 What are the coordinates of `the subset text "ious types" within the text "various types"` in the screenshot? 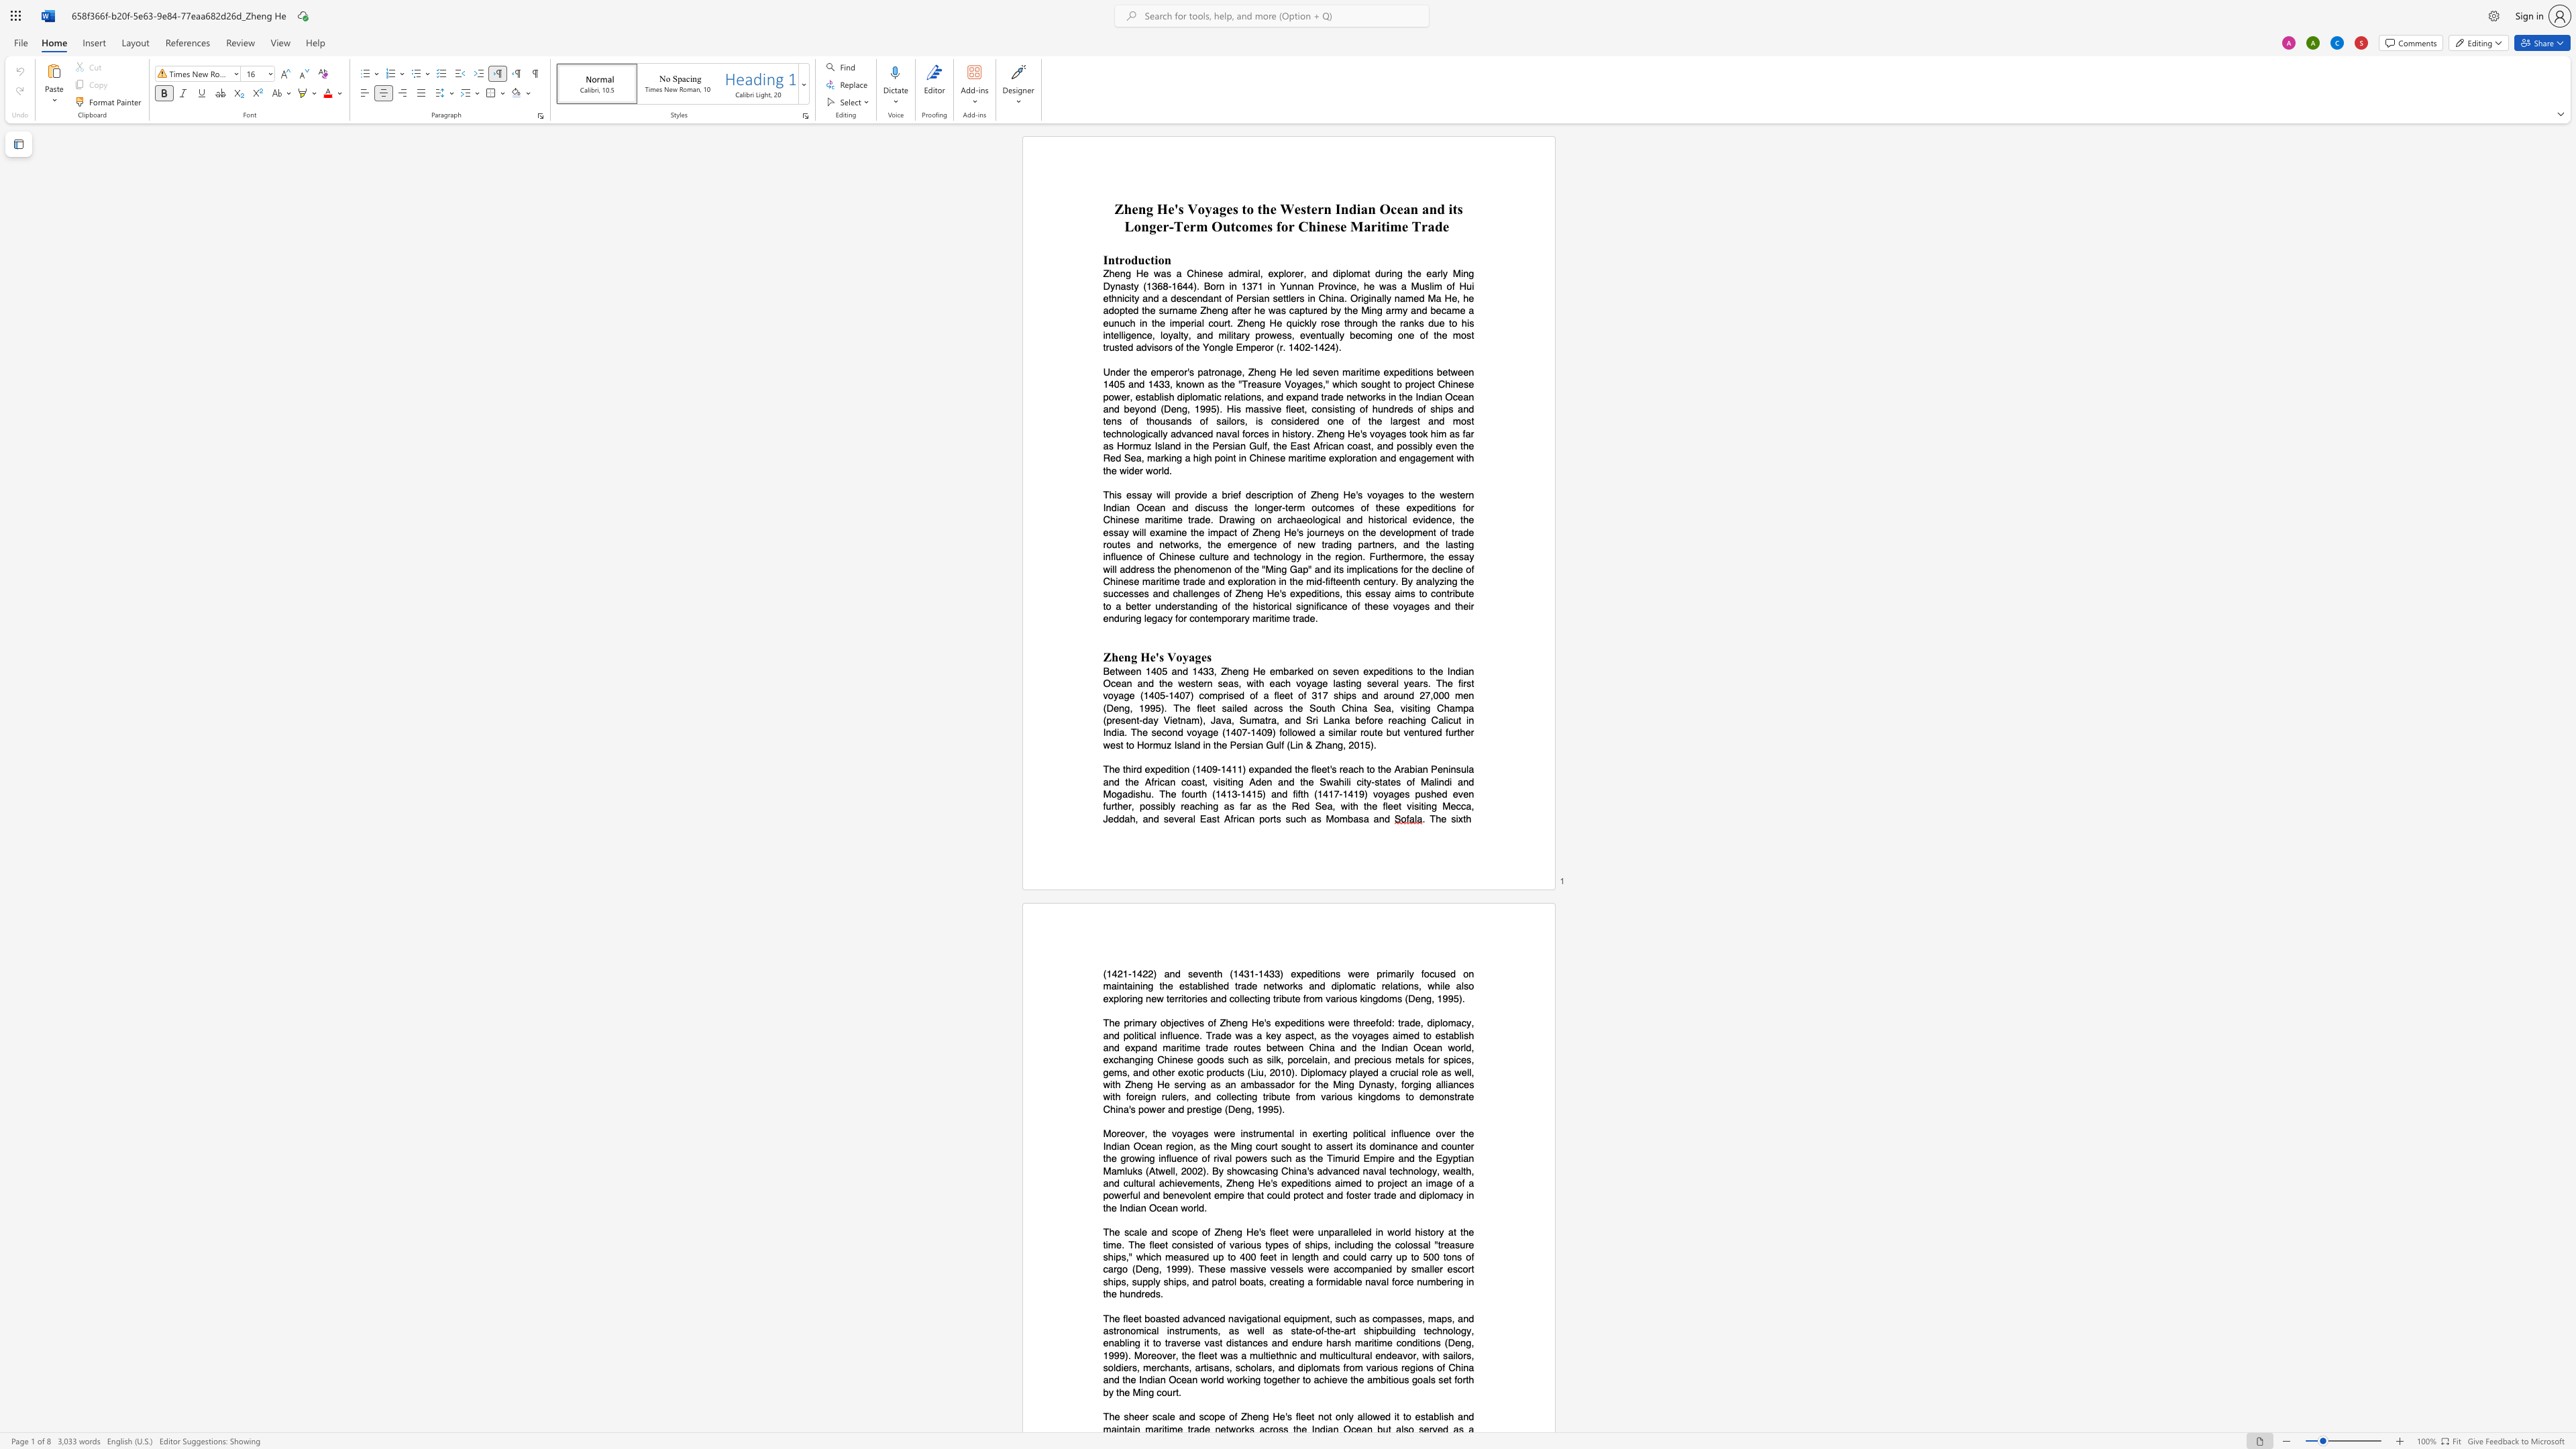 It's located at (1242, 1243).